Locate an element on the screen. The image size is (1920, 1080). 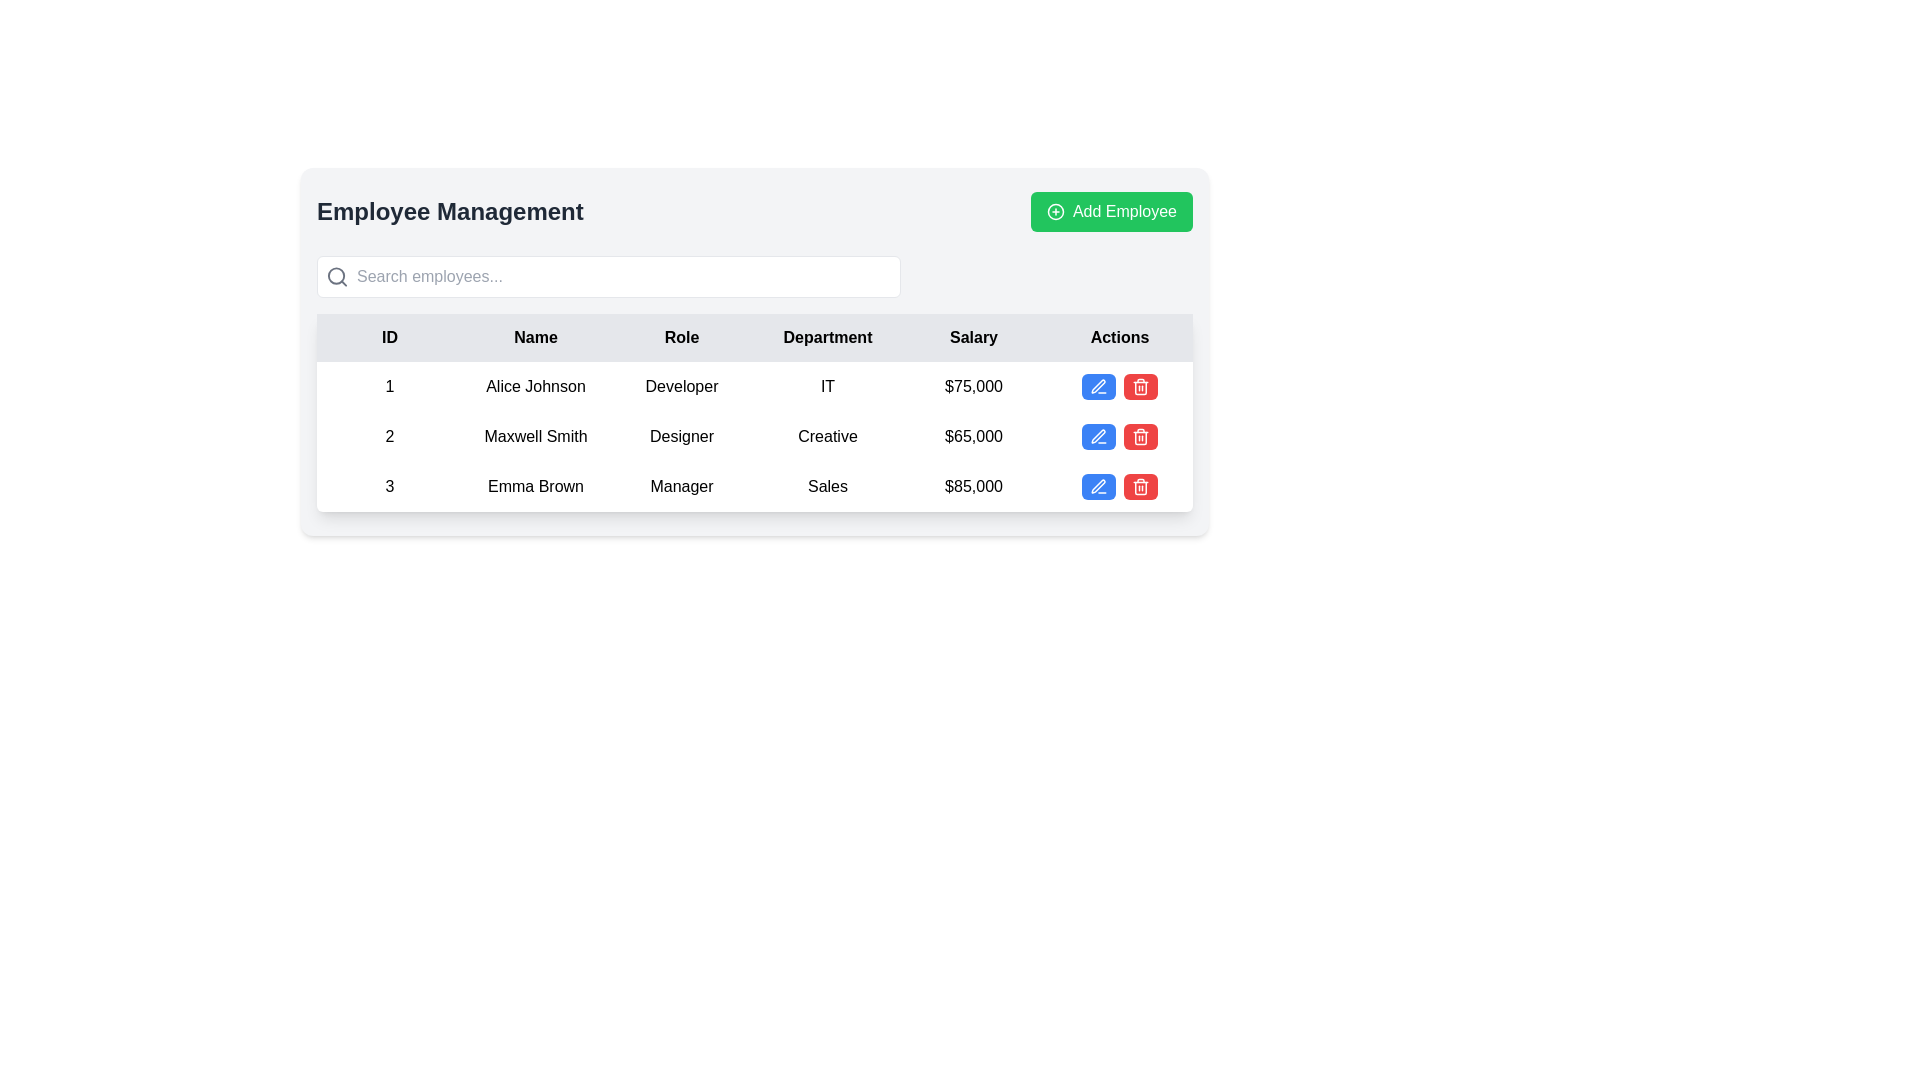
the 'Salary' header cell in the table, which is the fifth cell in the header row, positioned between the 'Department' and 'Actions' headers is located at coordinates (974, 337).